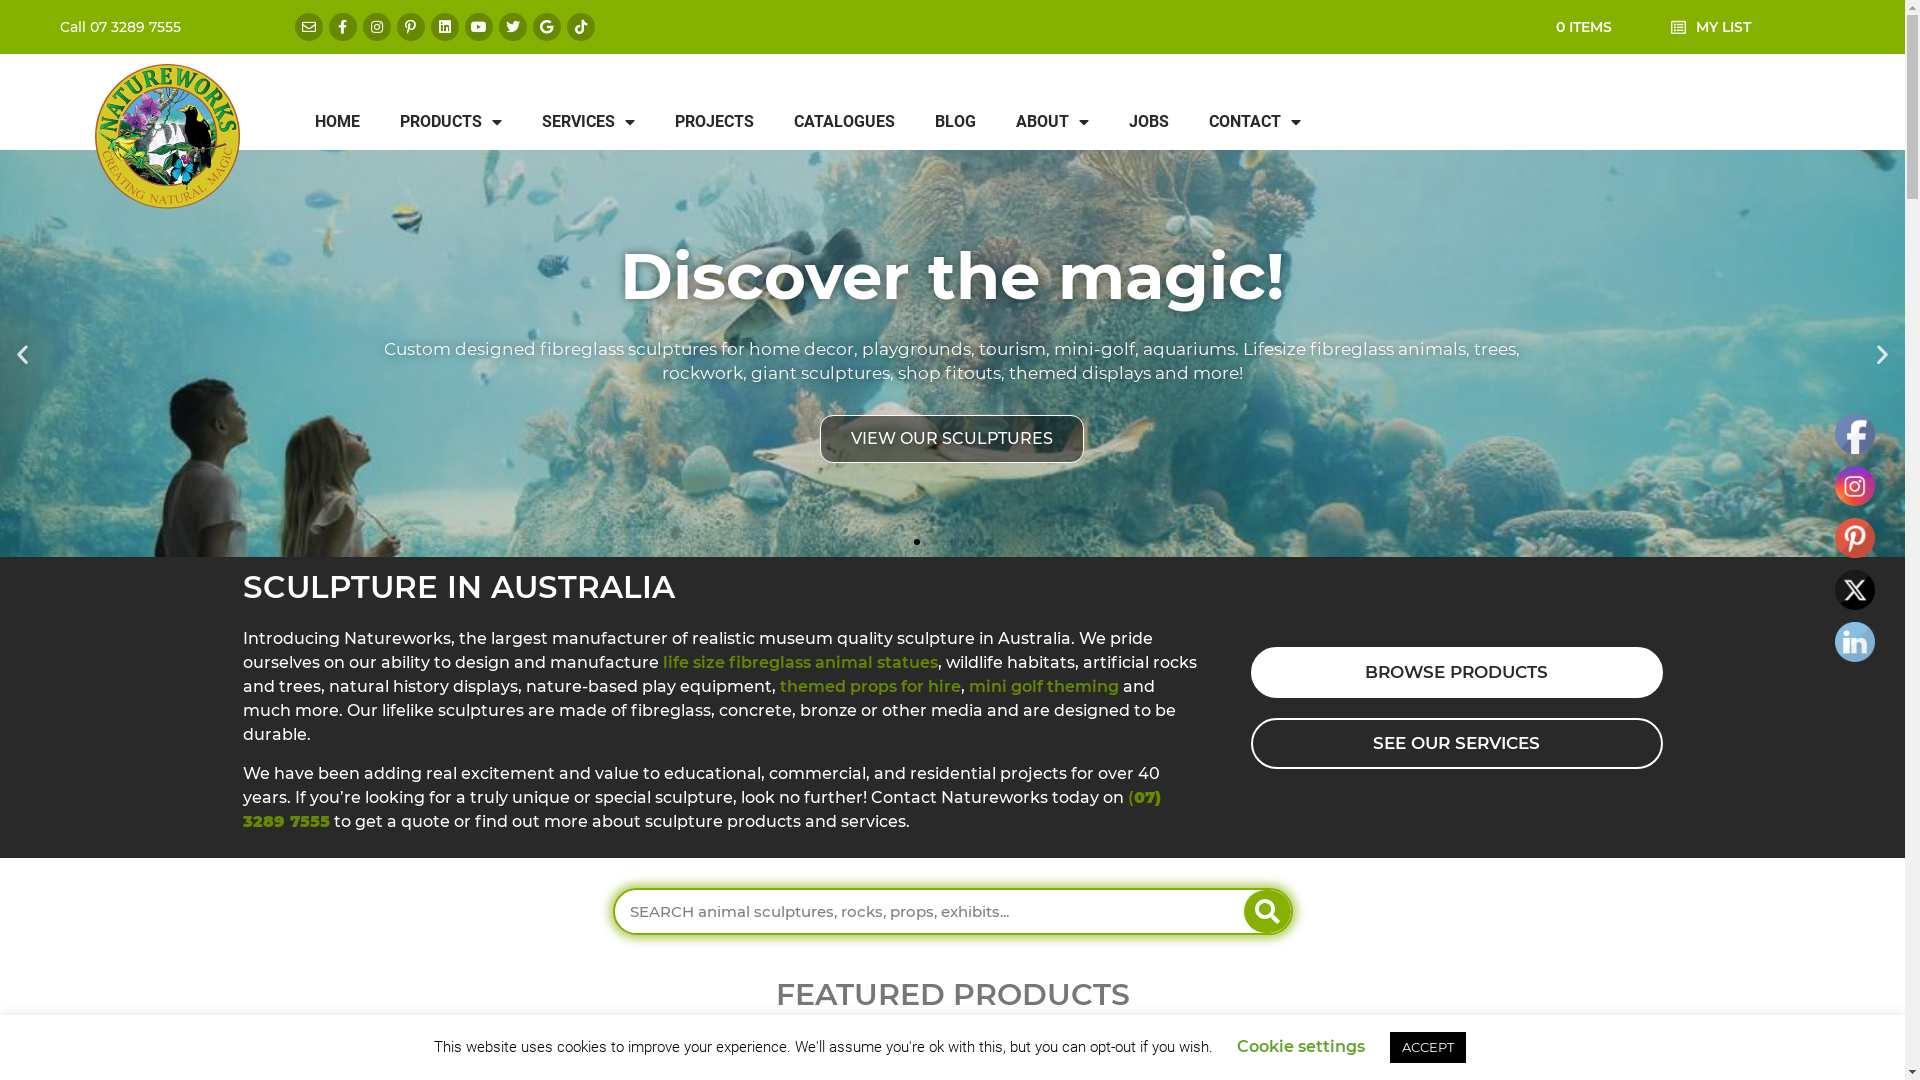  I want to click on 'Twitter', so click(1853, 589).